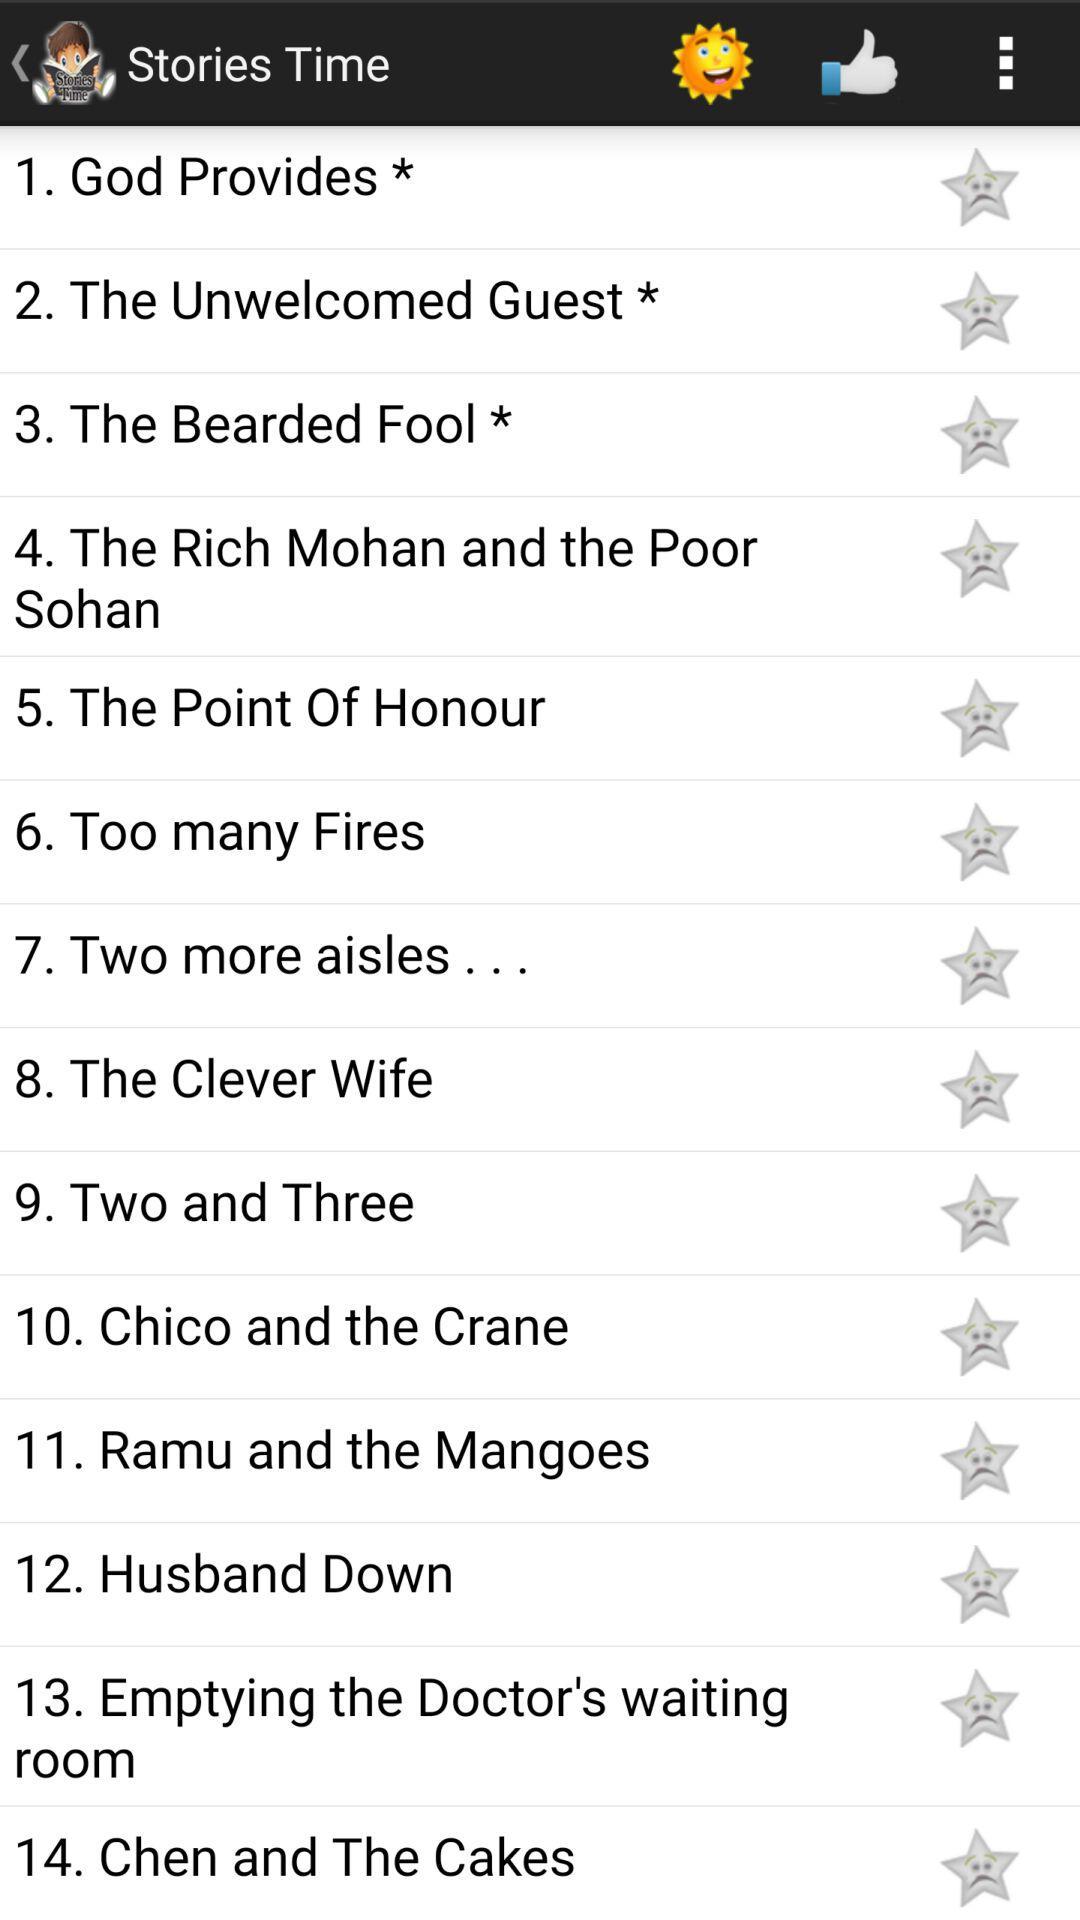  What do you see at coordinates (452, 1725) in the screenshot?
I see `the app above 14 chen and icon` at bounding box center [452, 1725].